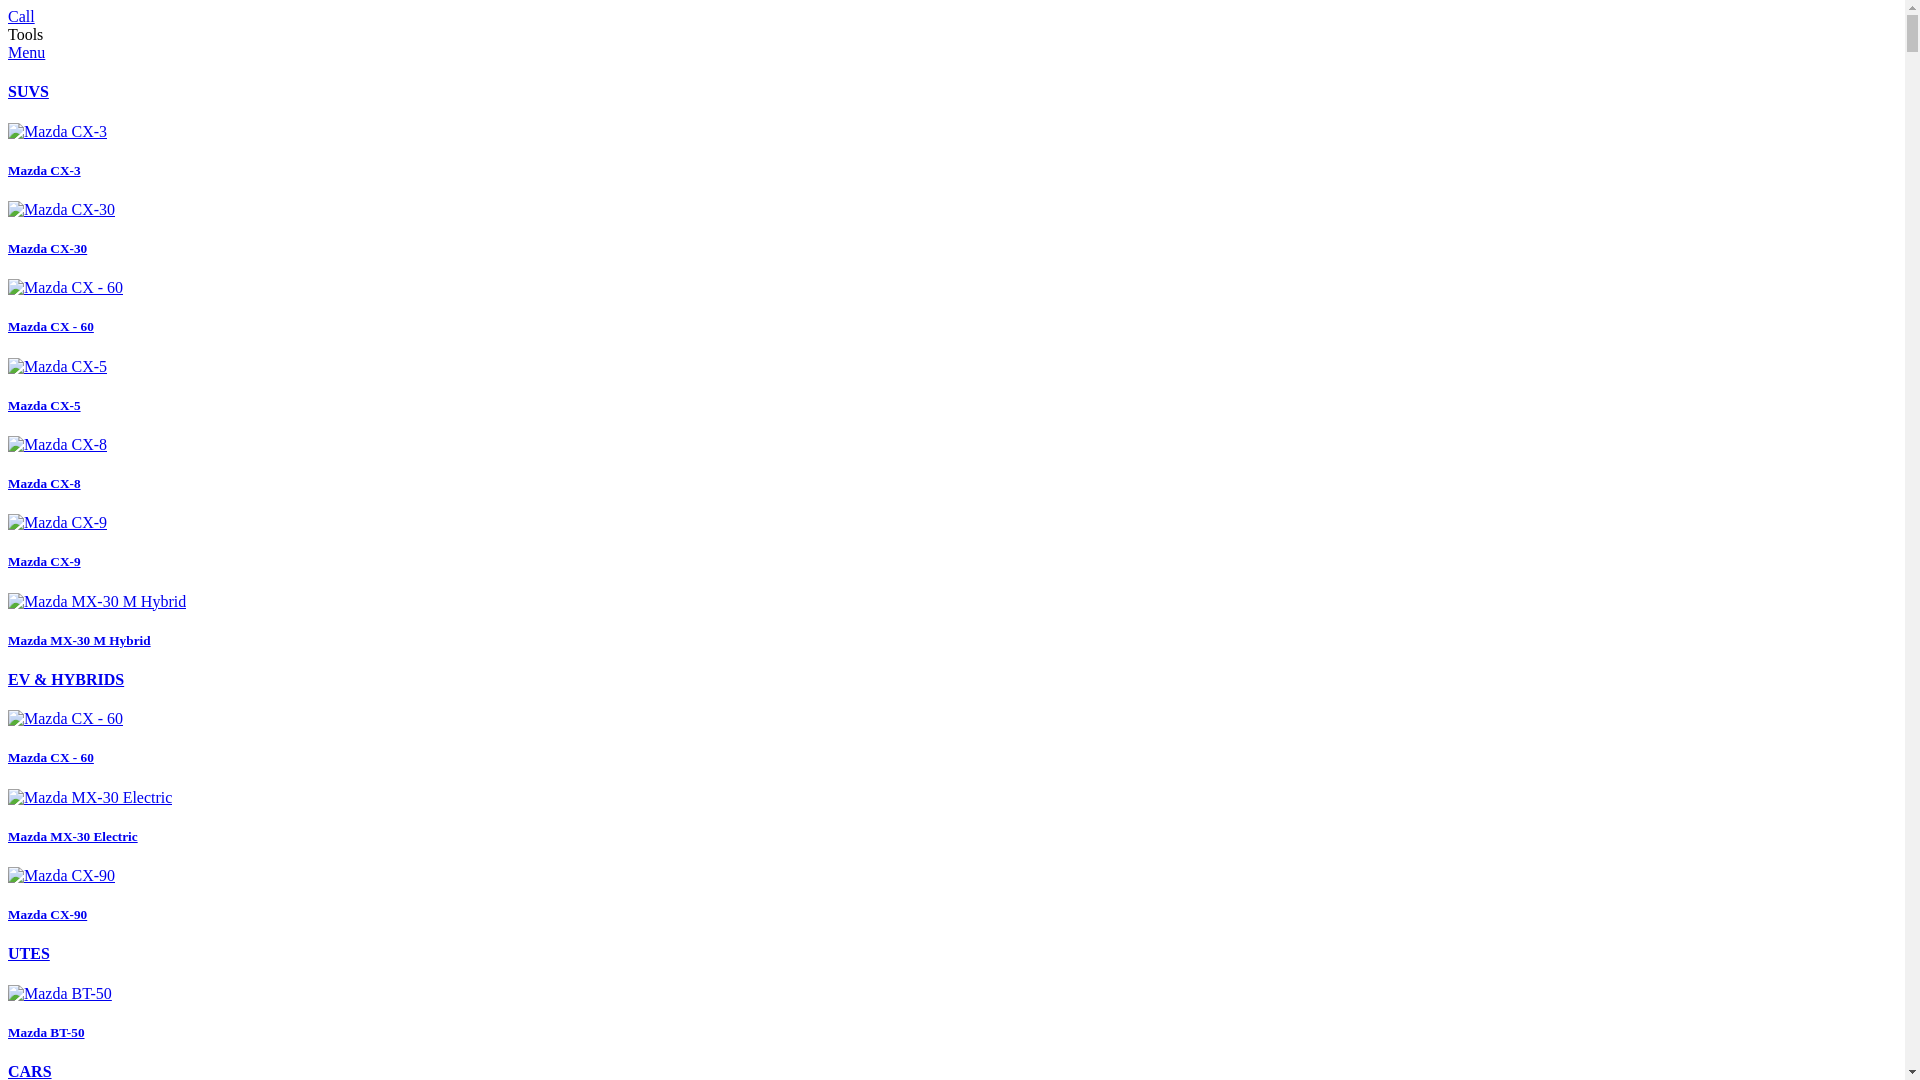 Image resolution: width=1920 pixels, height=1080 pixels. What do you see at coordinates (21, 16) in the screenshot?
I see `'Call'` at bounding box center [21, 16].